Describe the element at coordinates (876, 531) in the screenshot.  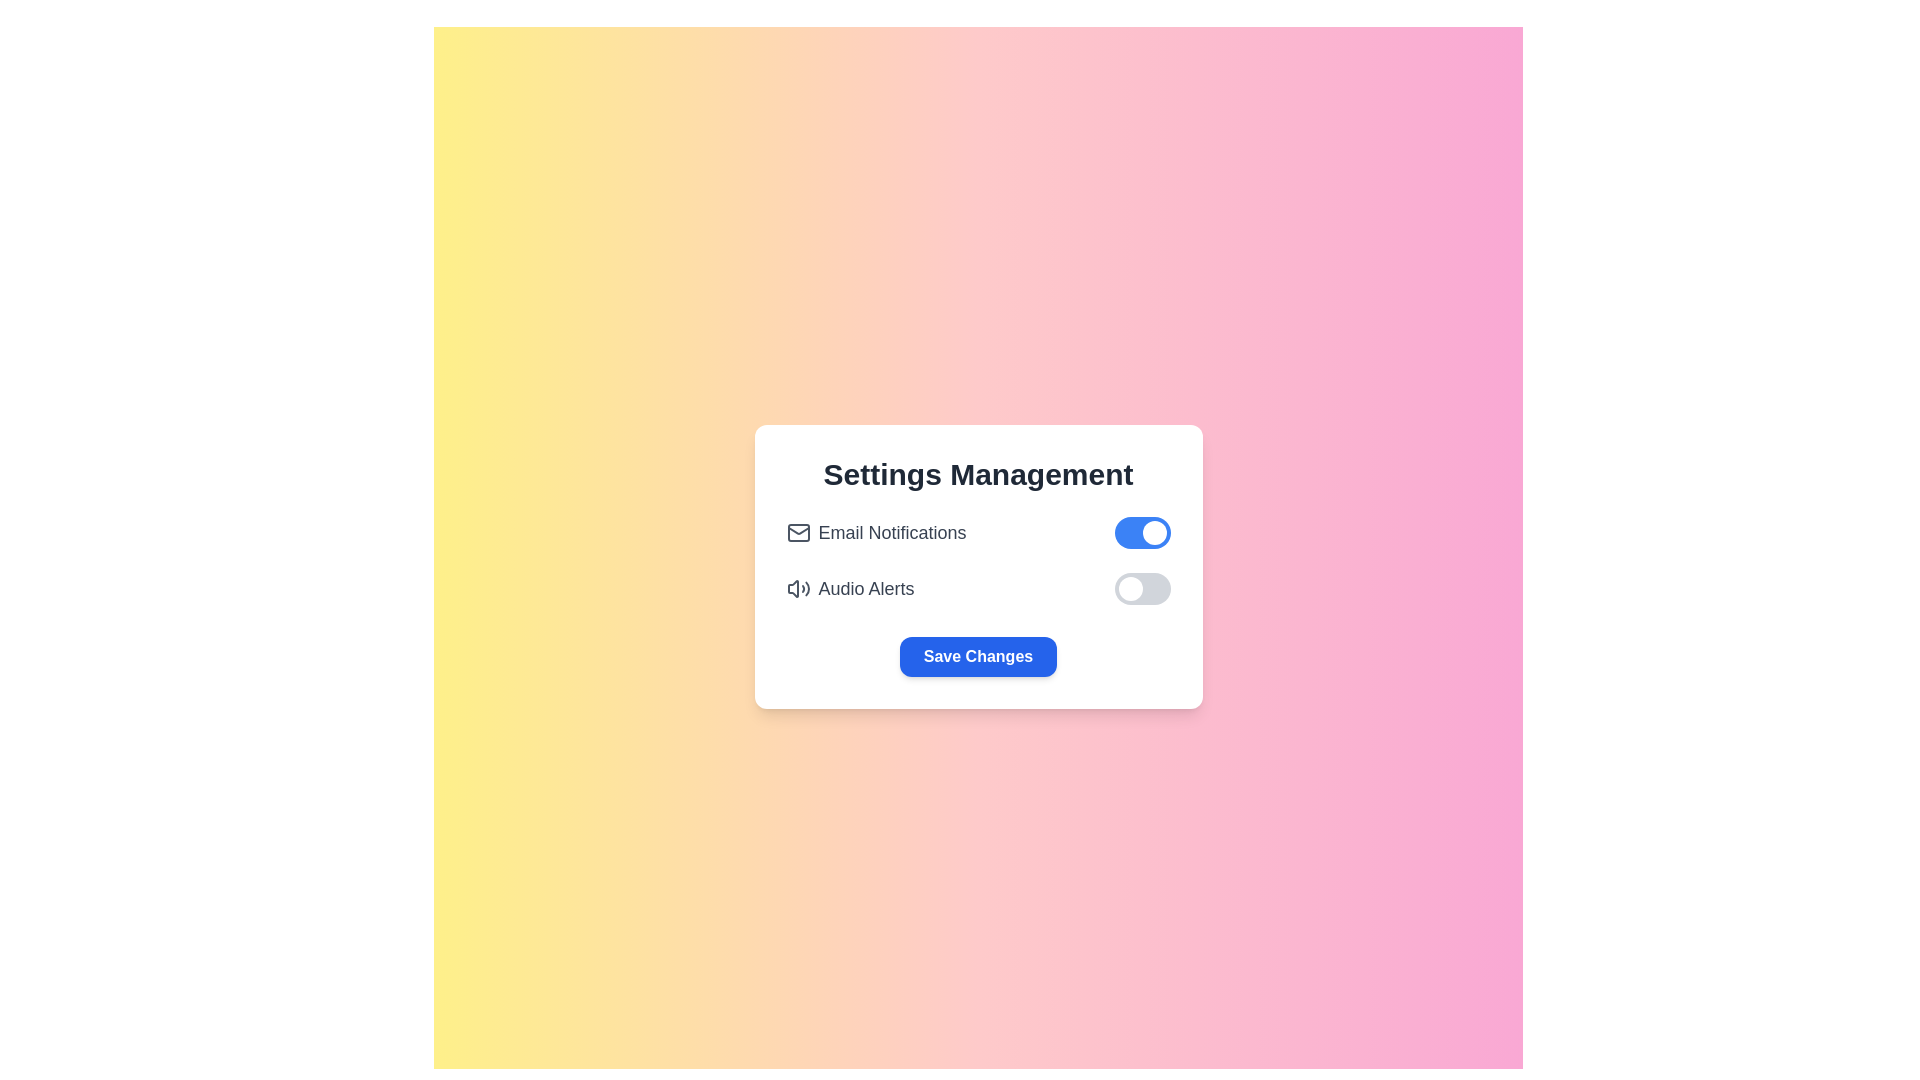
I see `the 'Email Notifications' label located in the settings panel under 'Settings Management', which is positioned to the left of the toggle switch` at that location.